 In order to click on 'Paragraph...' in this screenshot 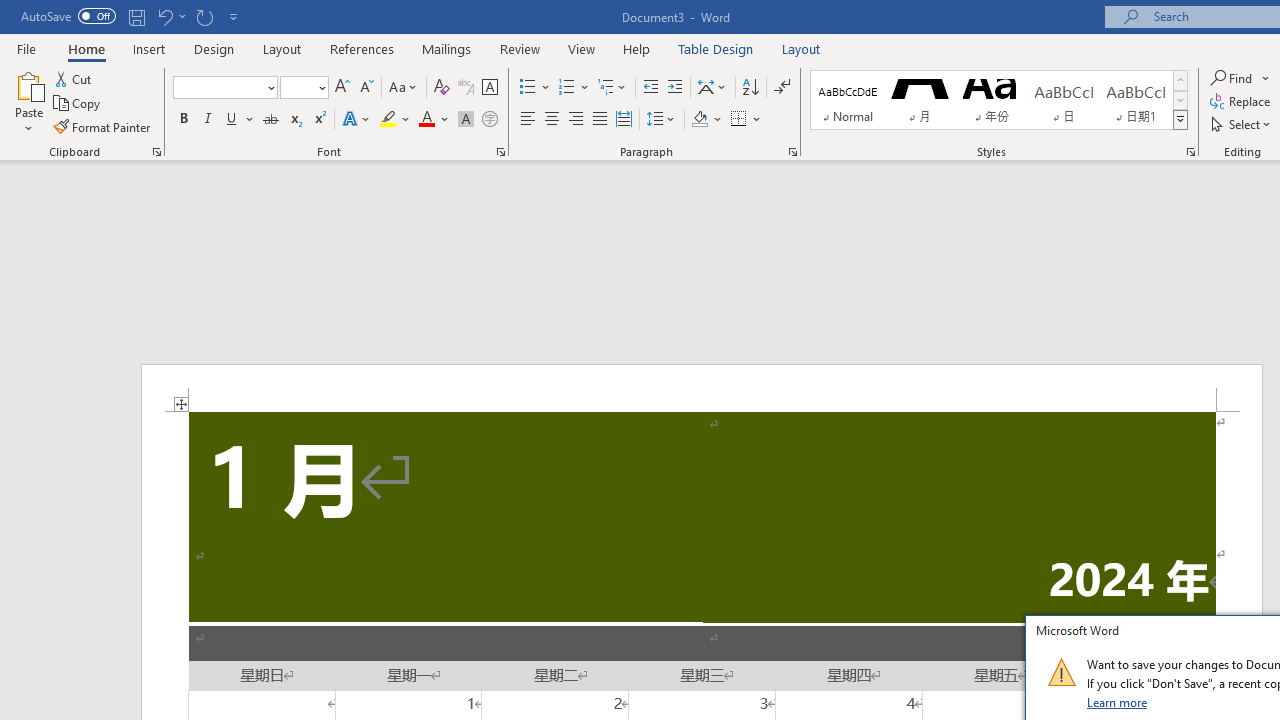, I will do `click(791, 150)`.